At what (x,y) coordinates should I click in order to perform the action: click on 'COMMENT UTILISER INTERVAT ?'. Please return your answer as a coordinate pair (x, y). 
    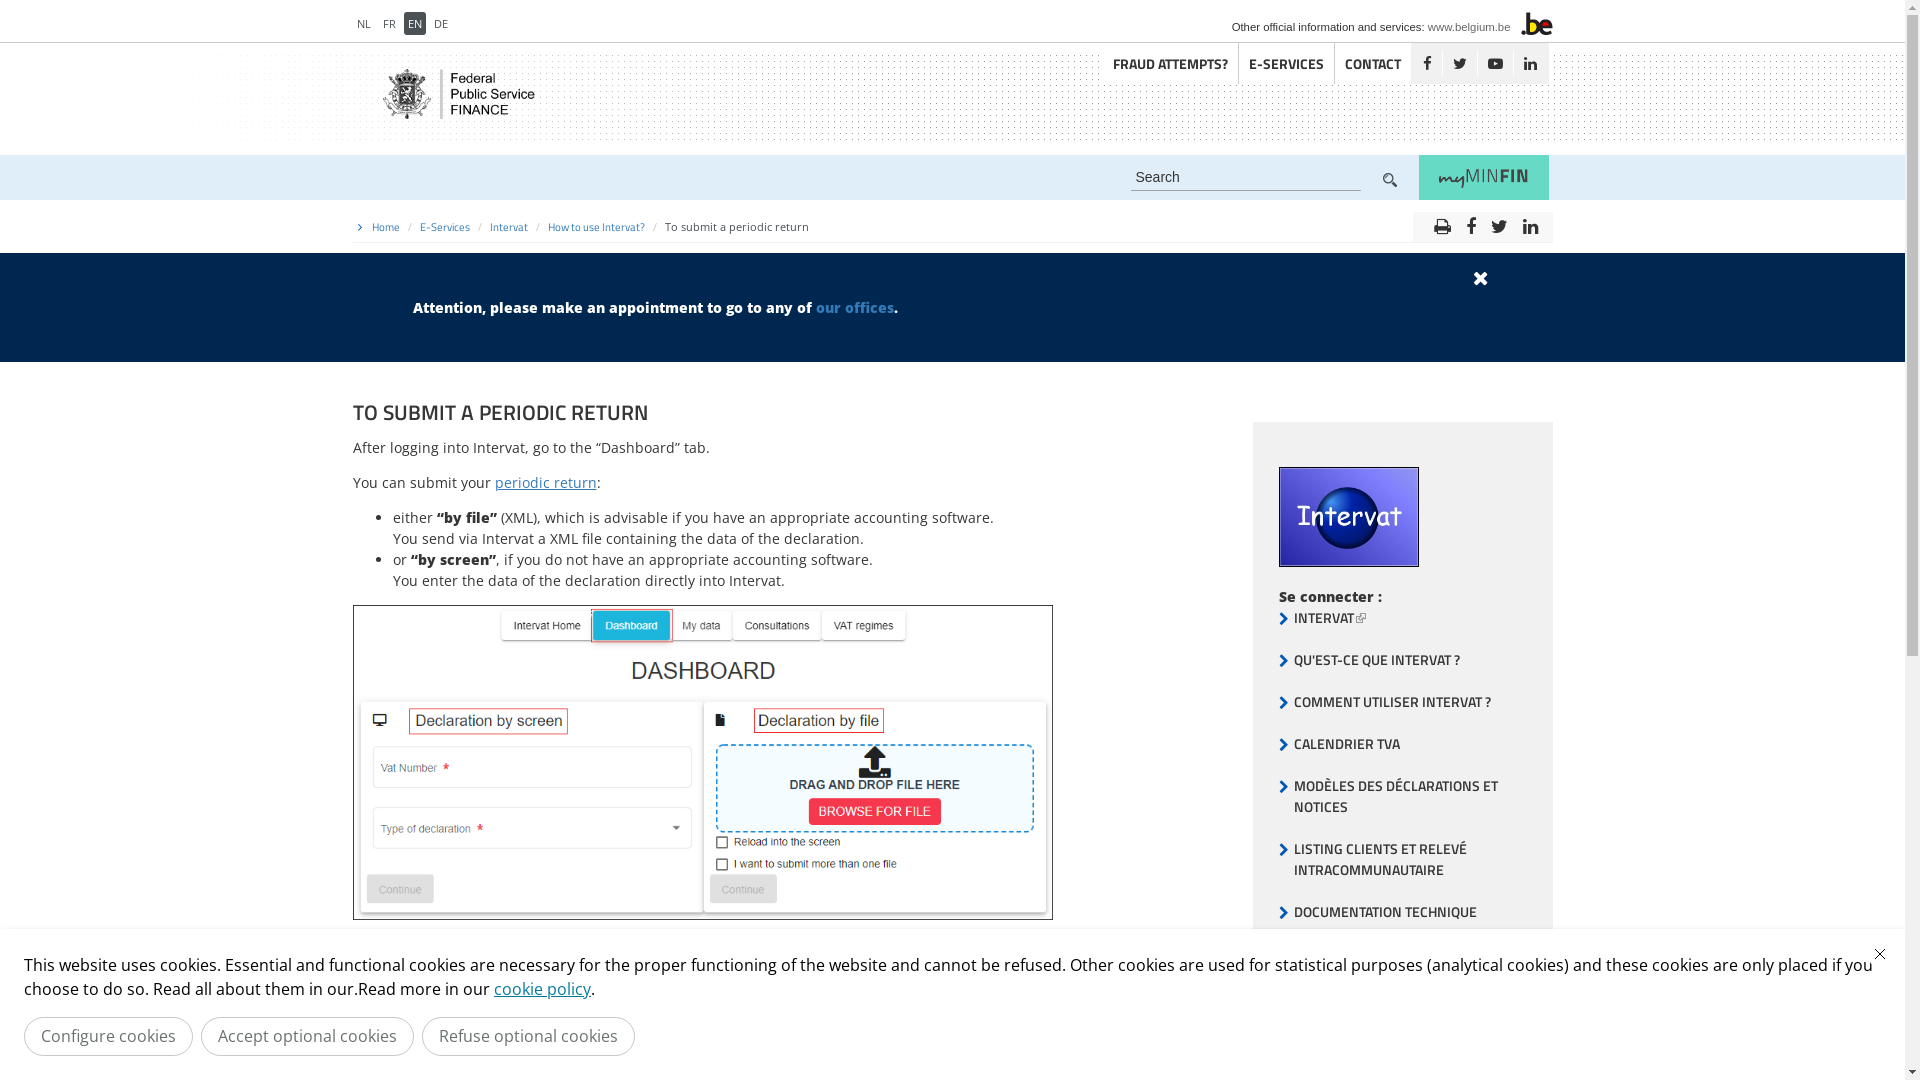
    Looking at the image, I should click on (1391, 700).